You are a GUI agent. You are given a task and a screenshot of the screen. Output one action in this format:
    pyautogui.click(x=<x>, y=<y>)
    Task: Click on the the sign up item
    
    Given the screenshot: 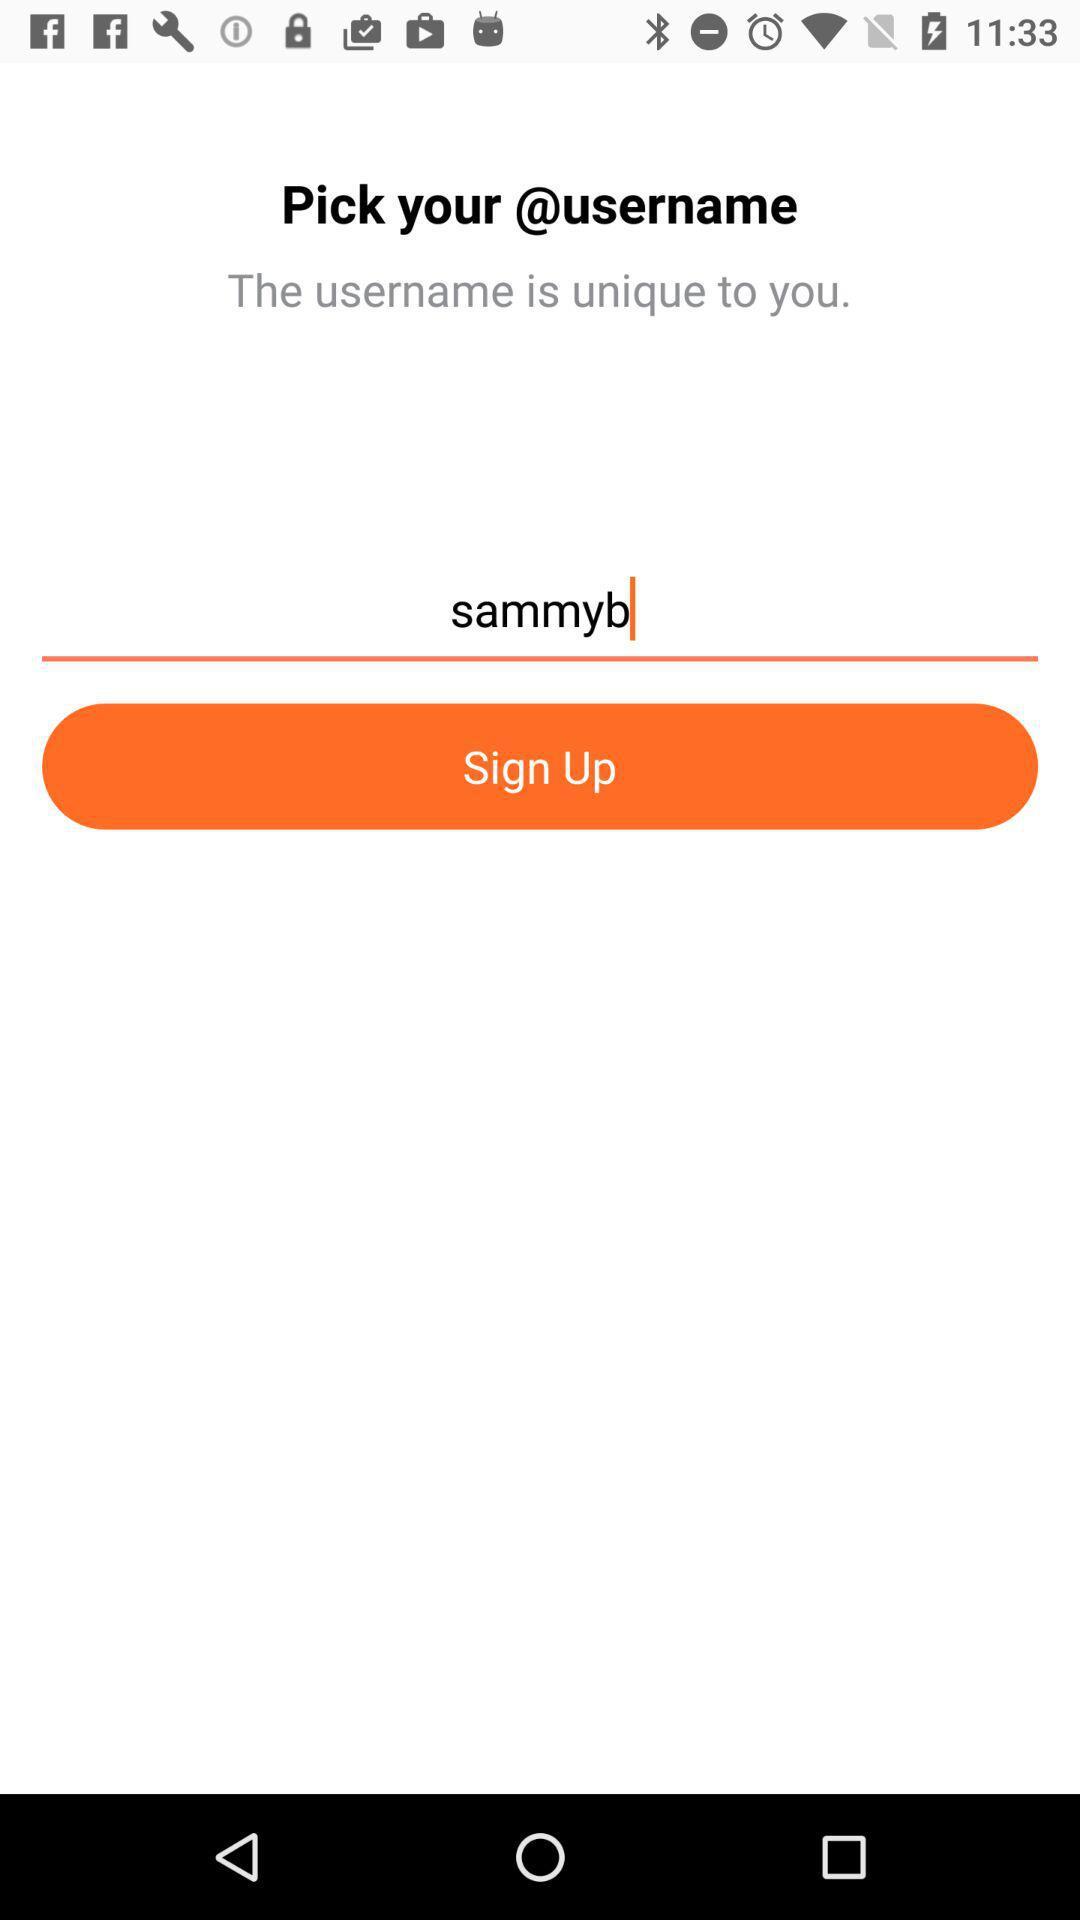 What is the action you would take?
    pyautogui.click(x=540, y=765)
    